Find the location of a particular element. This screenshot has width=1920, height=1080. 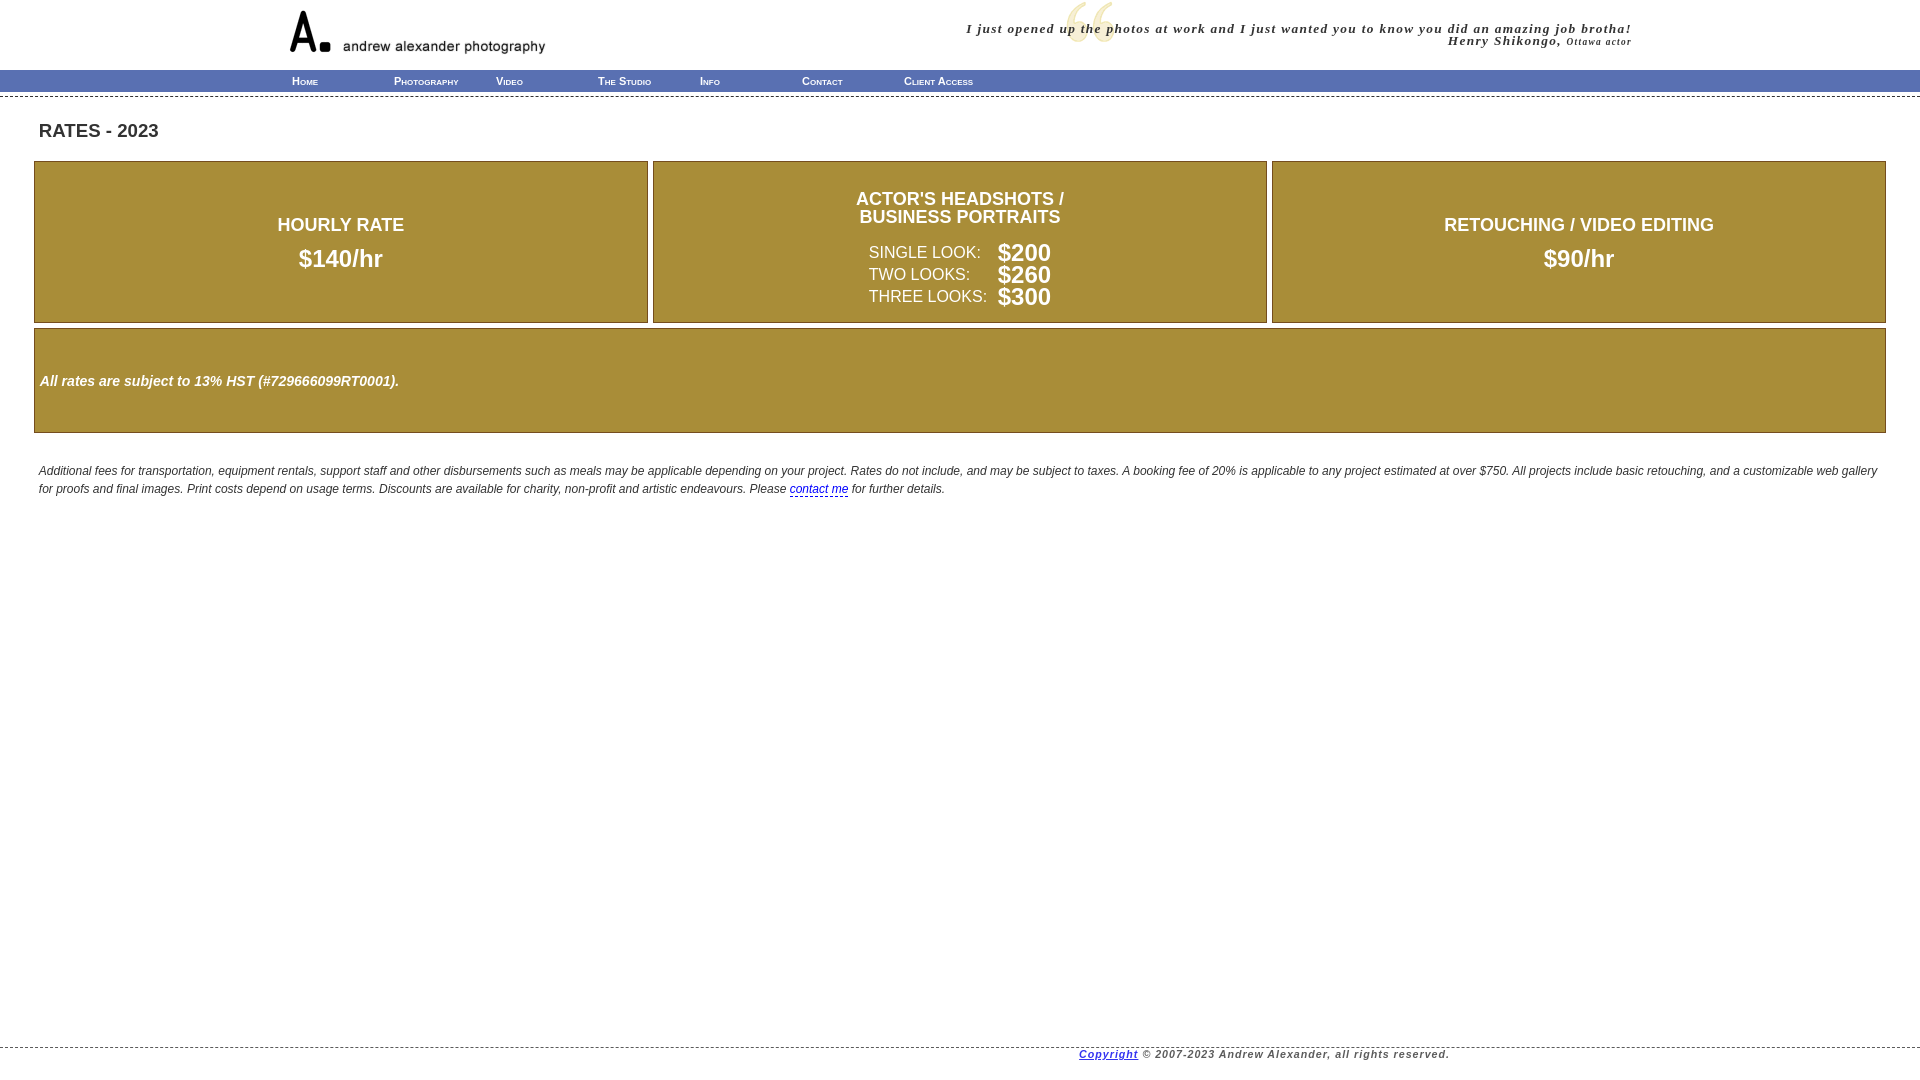

'Contact' is located at coordinates (853, 80).